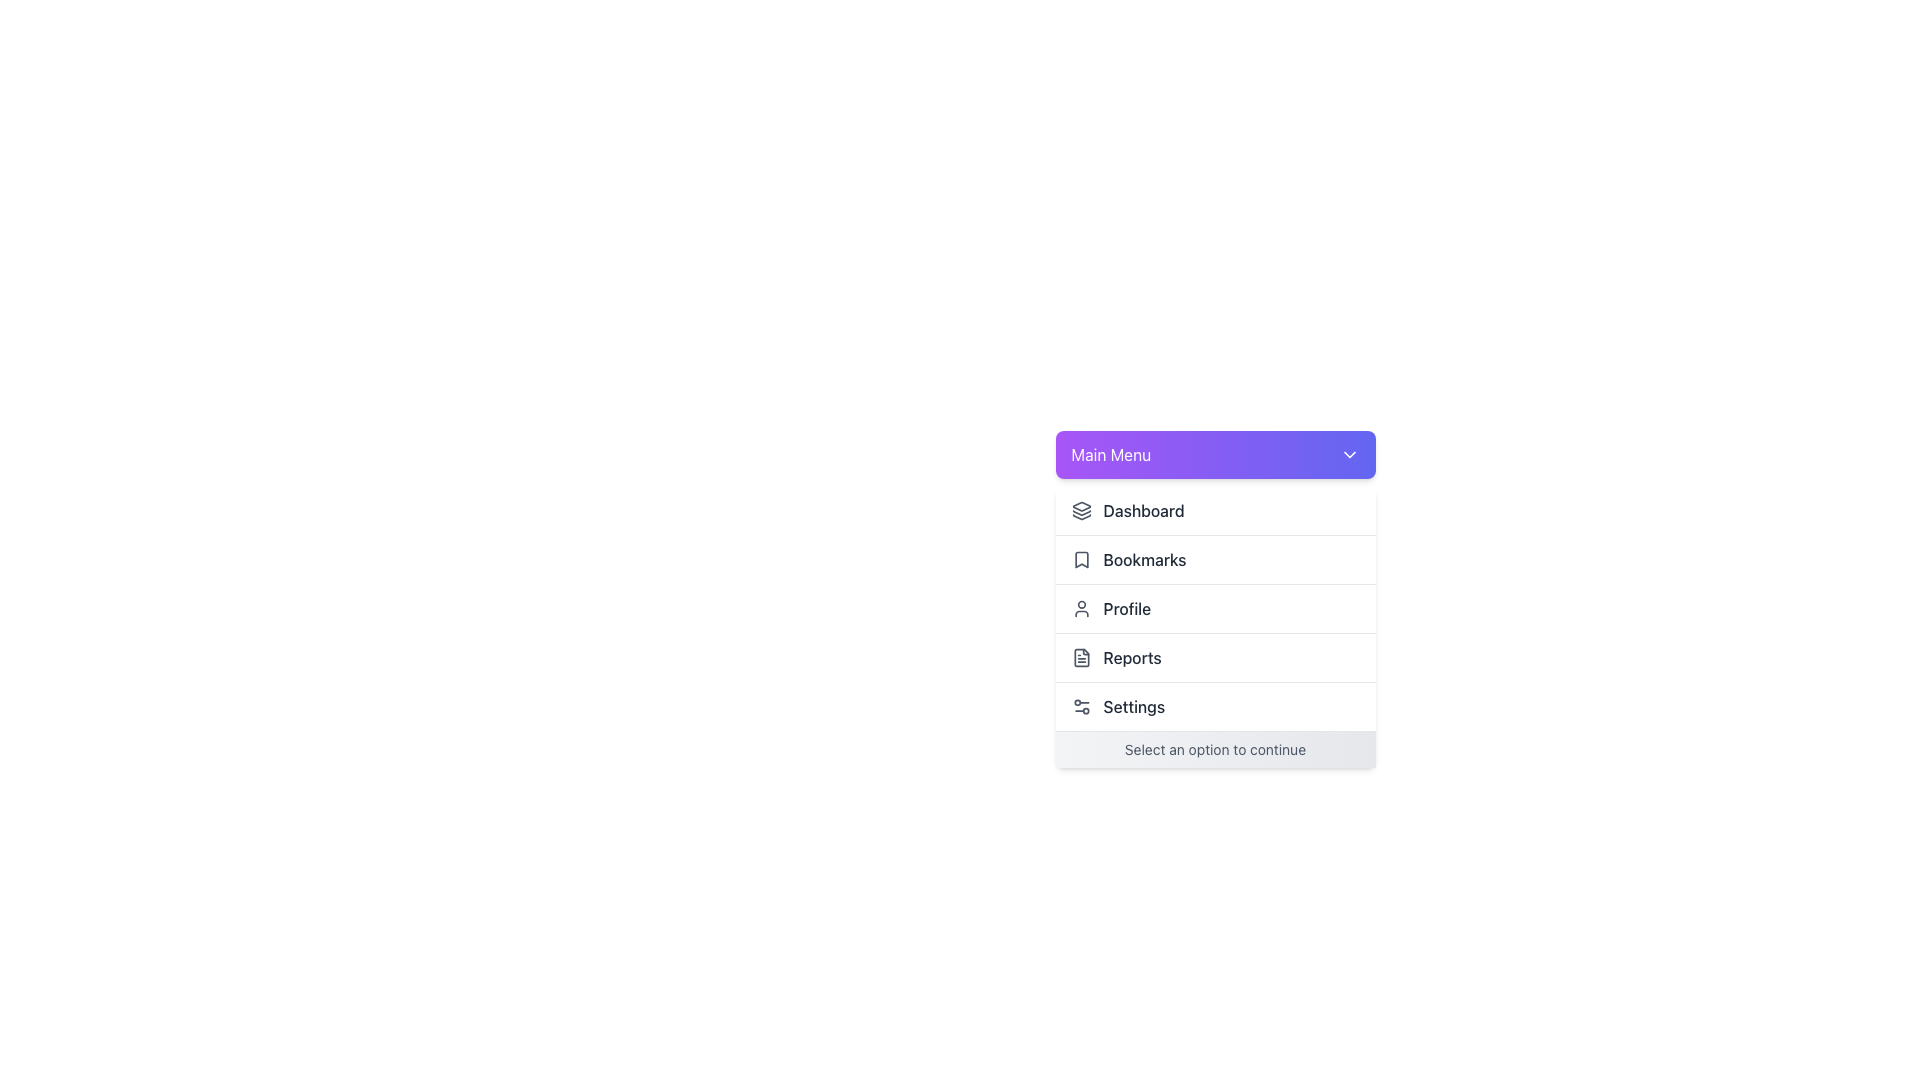 The image size is (1920, 1080). What do you see at coordinates (1143, 509) in the screenshot?
I see `the 'Dashboard' menu item located in the dropdown menu, which is aligned with an icon depicting layers to its left` at bounding box center [1143, 509].